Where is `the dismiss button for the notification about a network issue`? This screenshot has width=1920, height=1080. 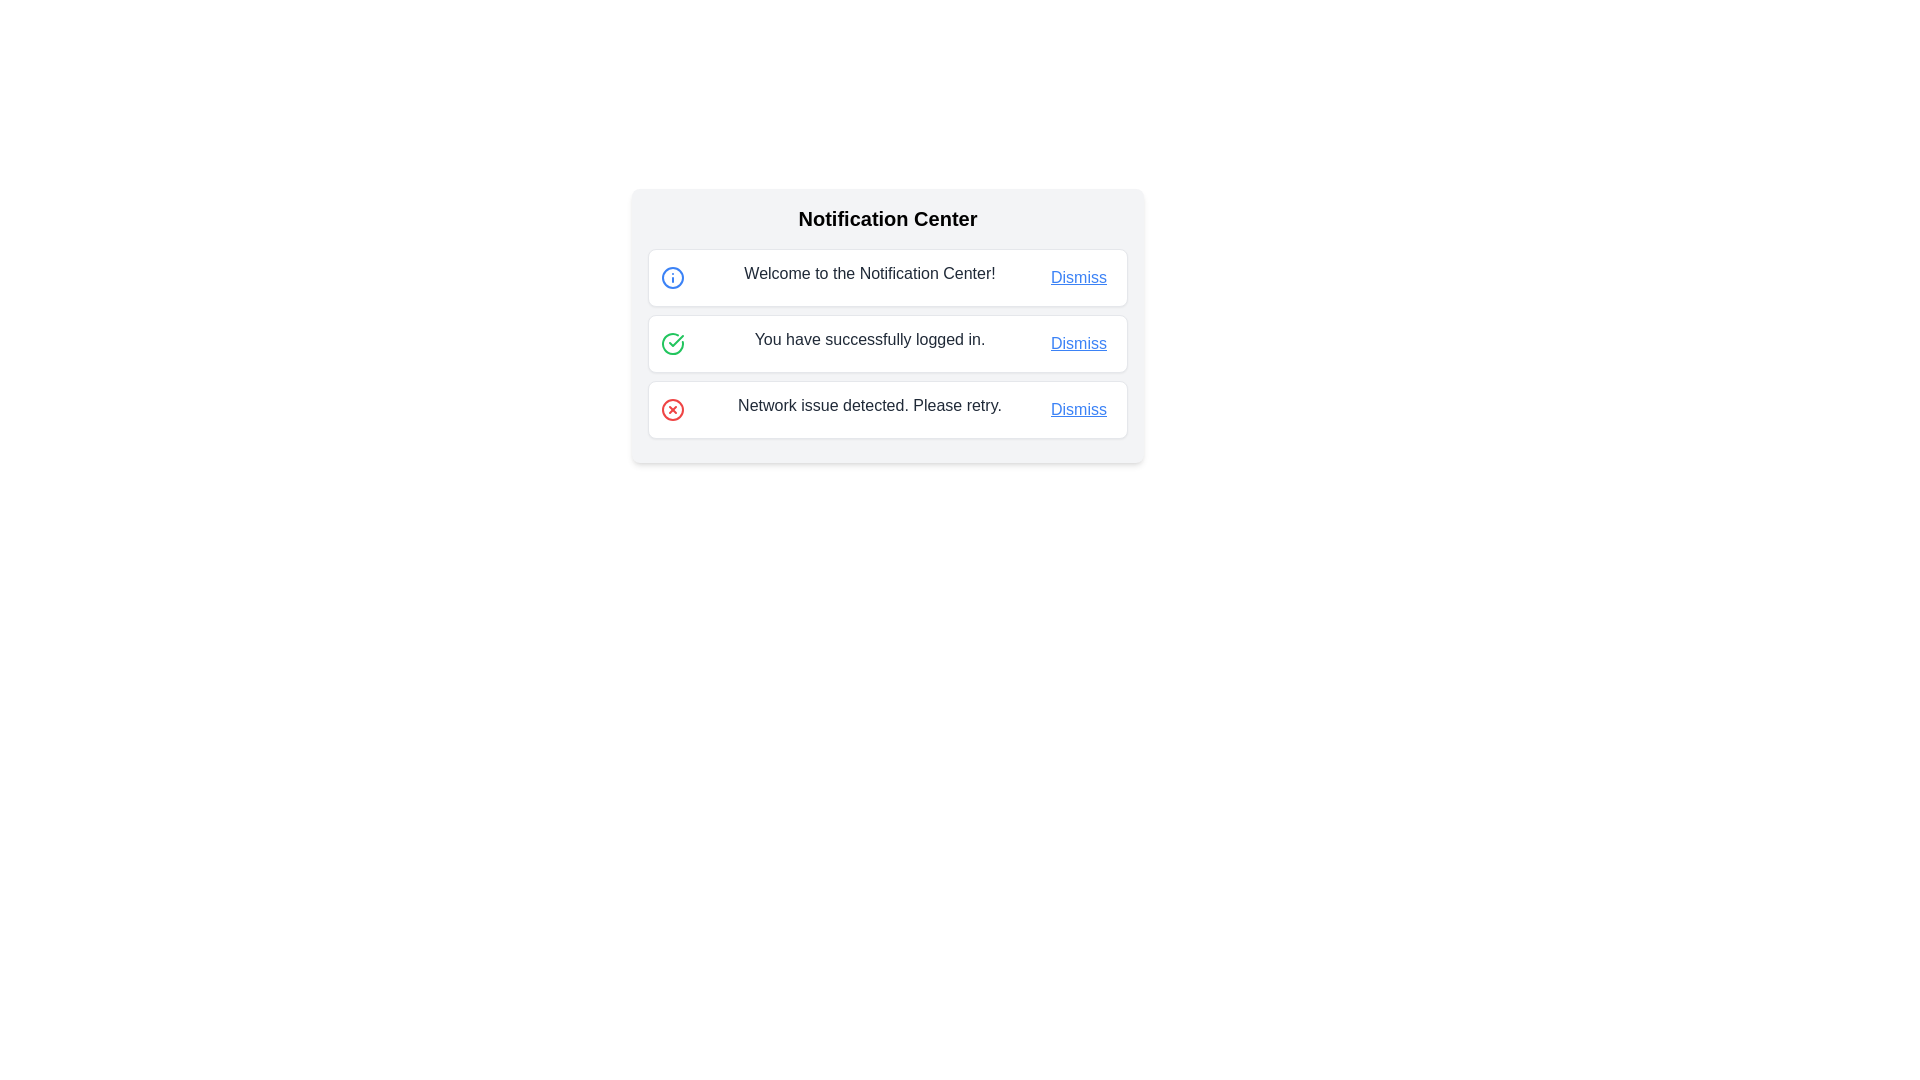 the dismiss button for the notification about a network issue is located at coordinates (1078, 408).